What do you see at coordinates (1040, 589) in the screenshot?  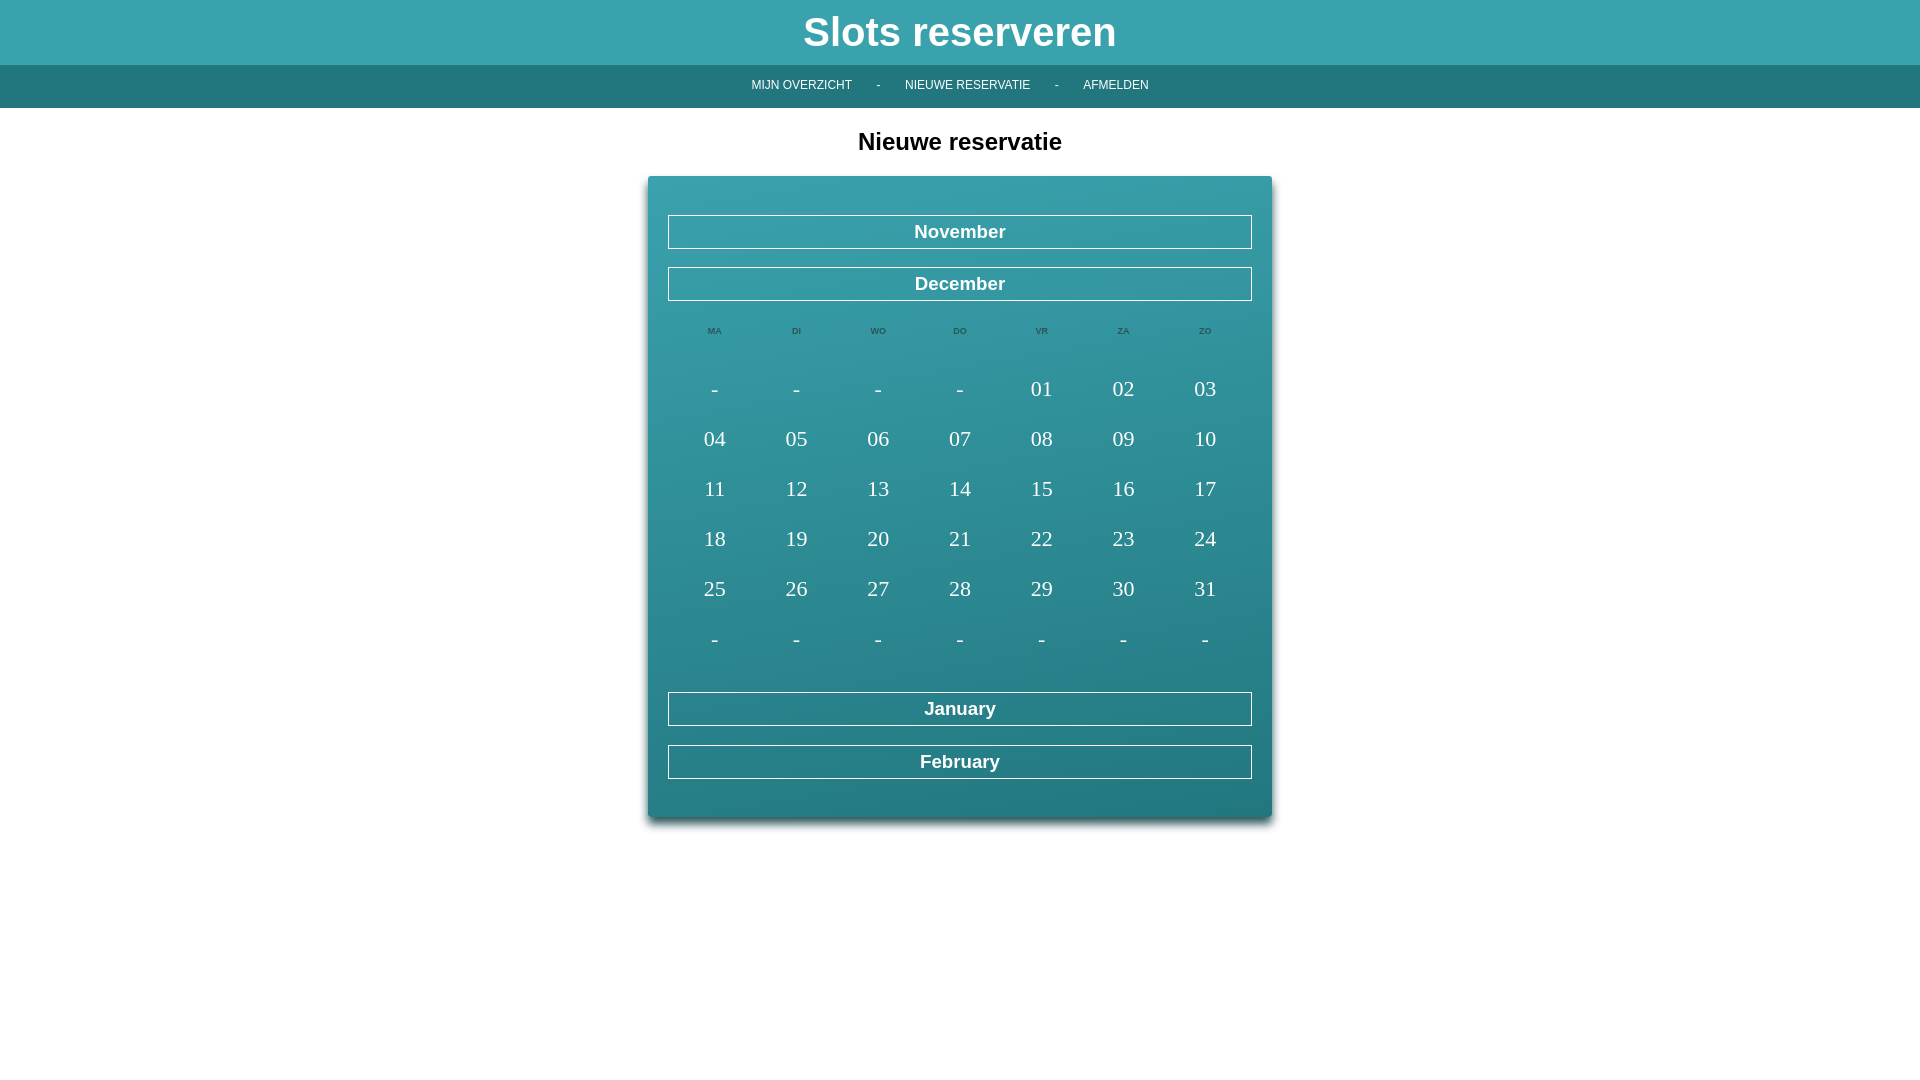 I see `'29'` at bounding box center [1040, 589].